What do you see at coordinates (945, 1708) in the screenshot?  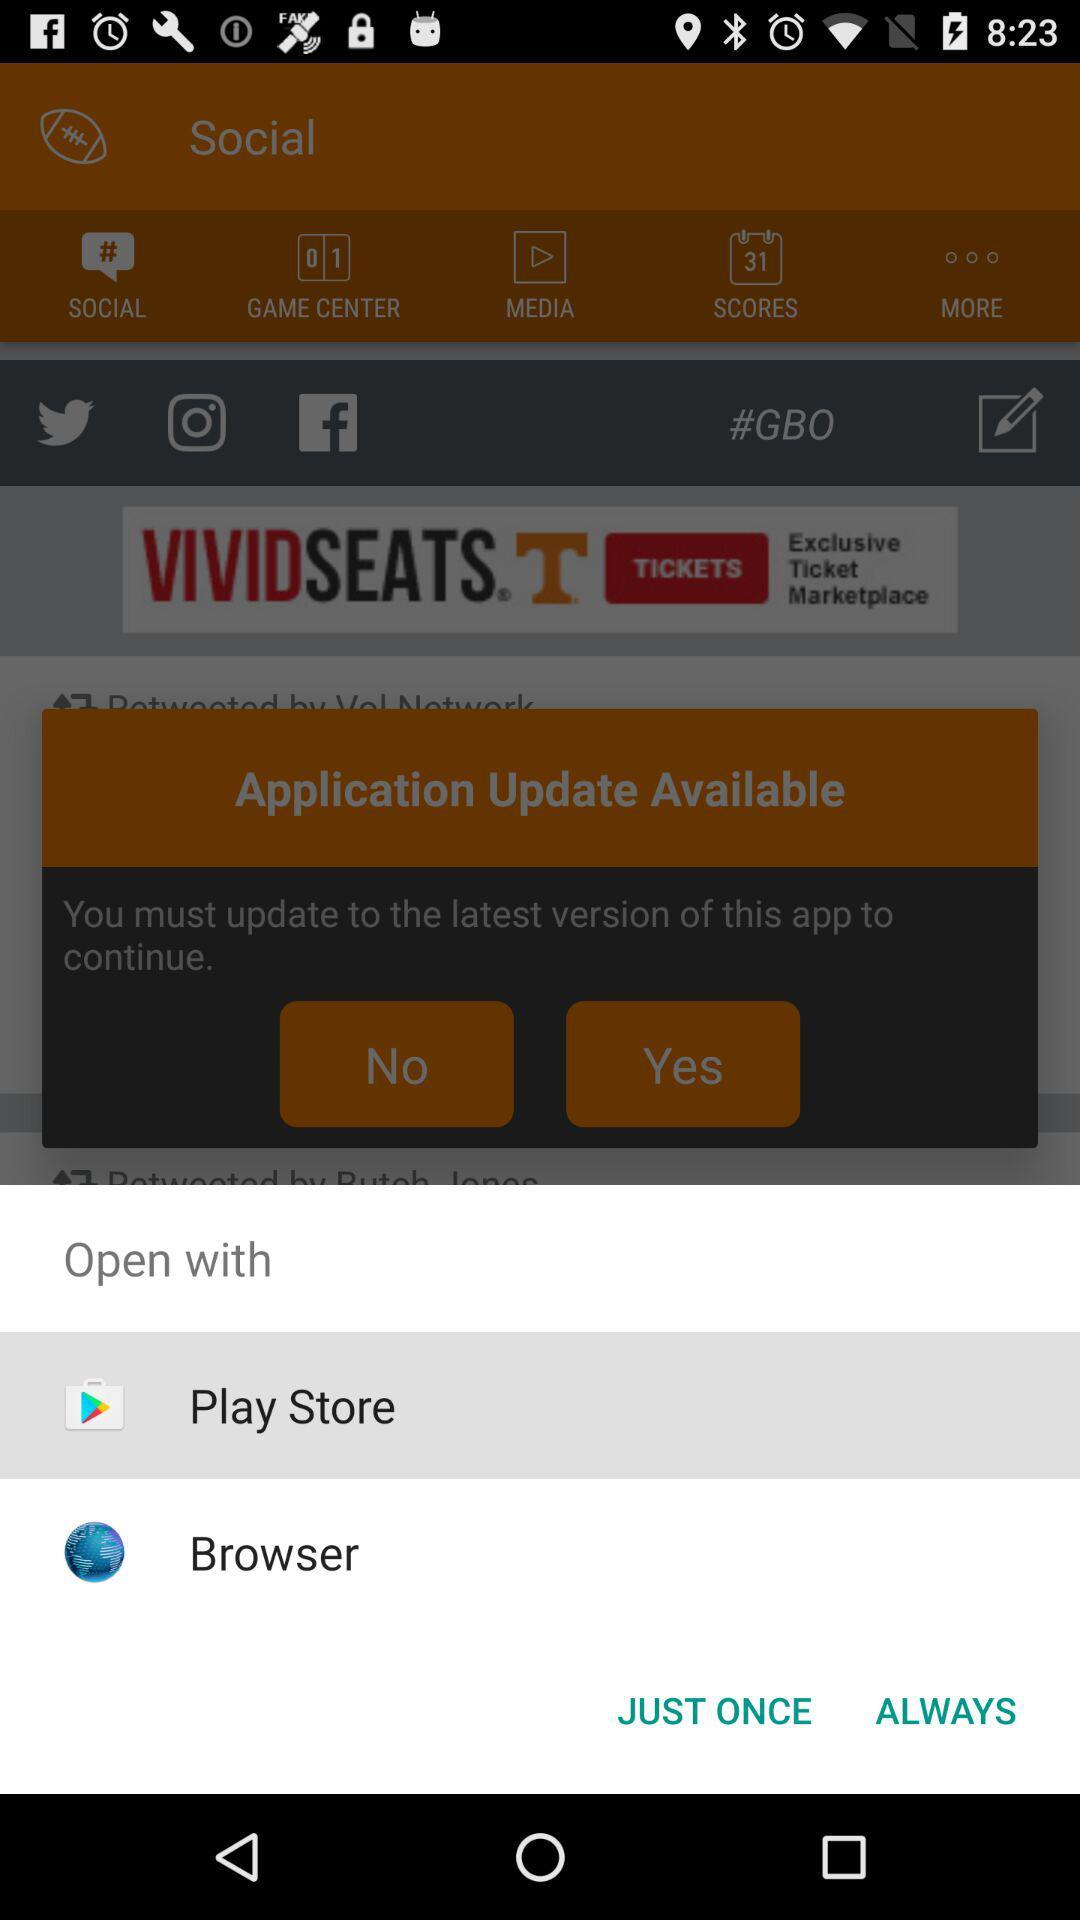 I see `button to the right of just once button` at bounding box center [945, 1708].